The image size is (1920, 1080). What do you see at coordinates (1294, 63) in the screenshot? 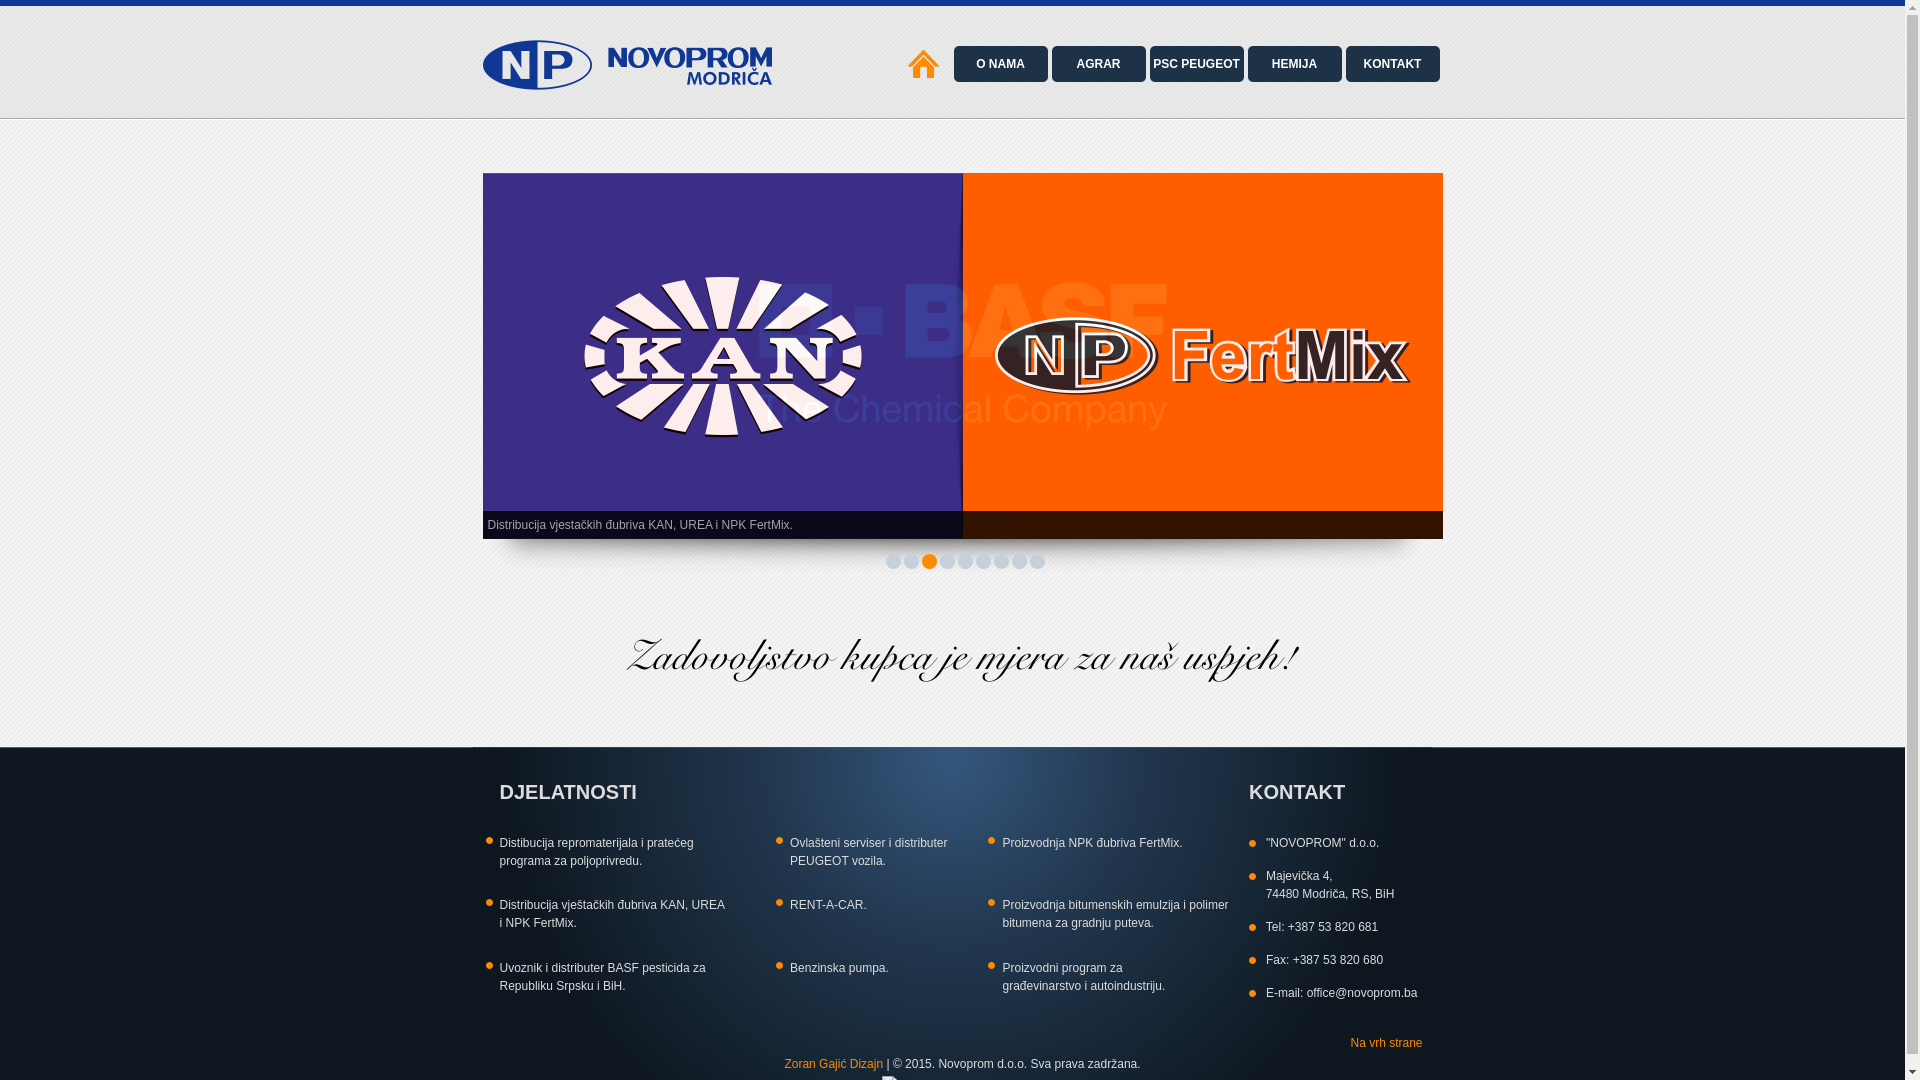
I see `'HEMIJA'` at bounding box center [1294, 63].